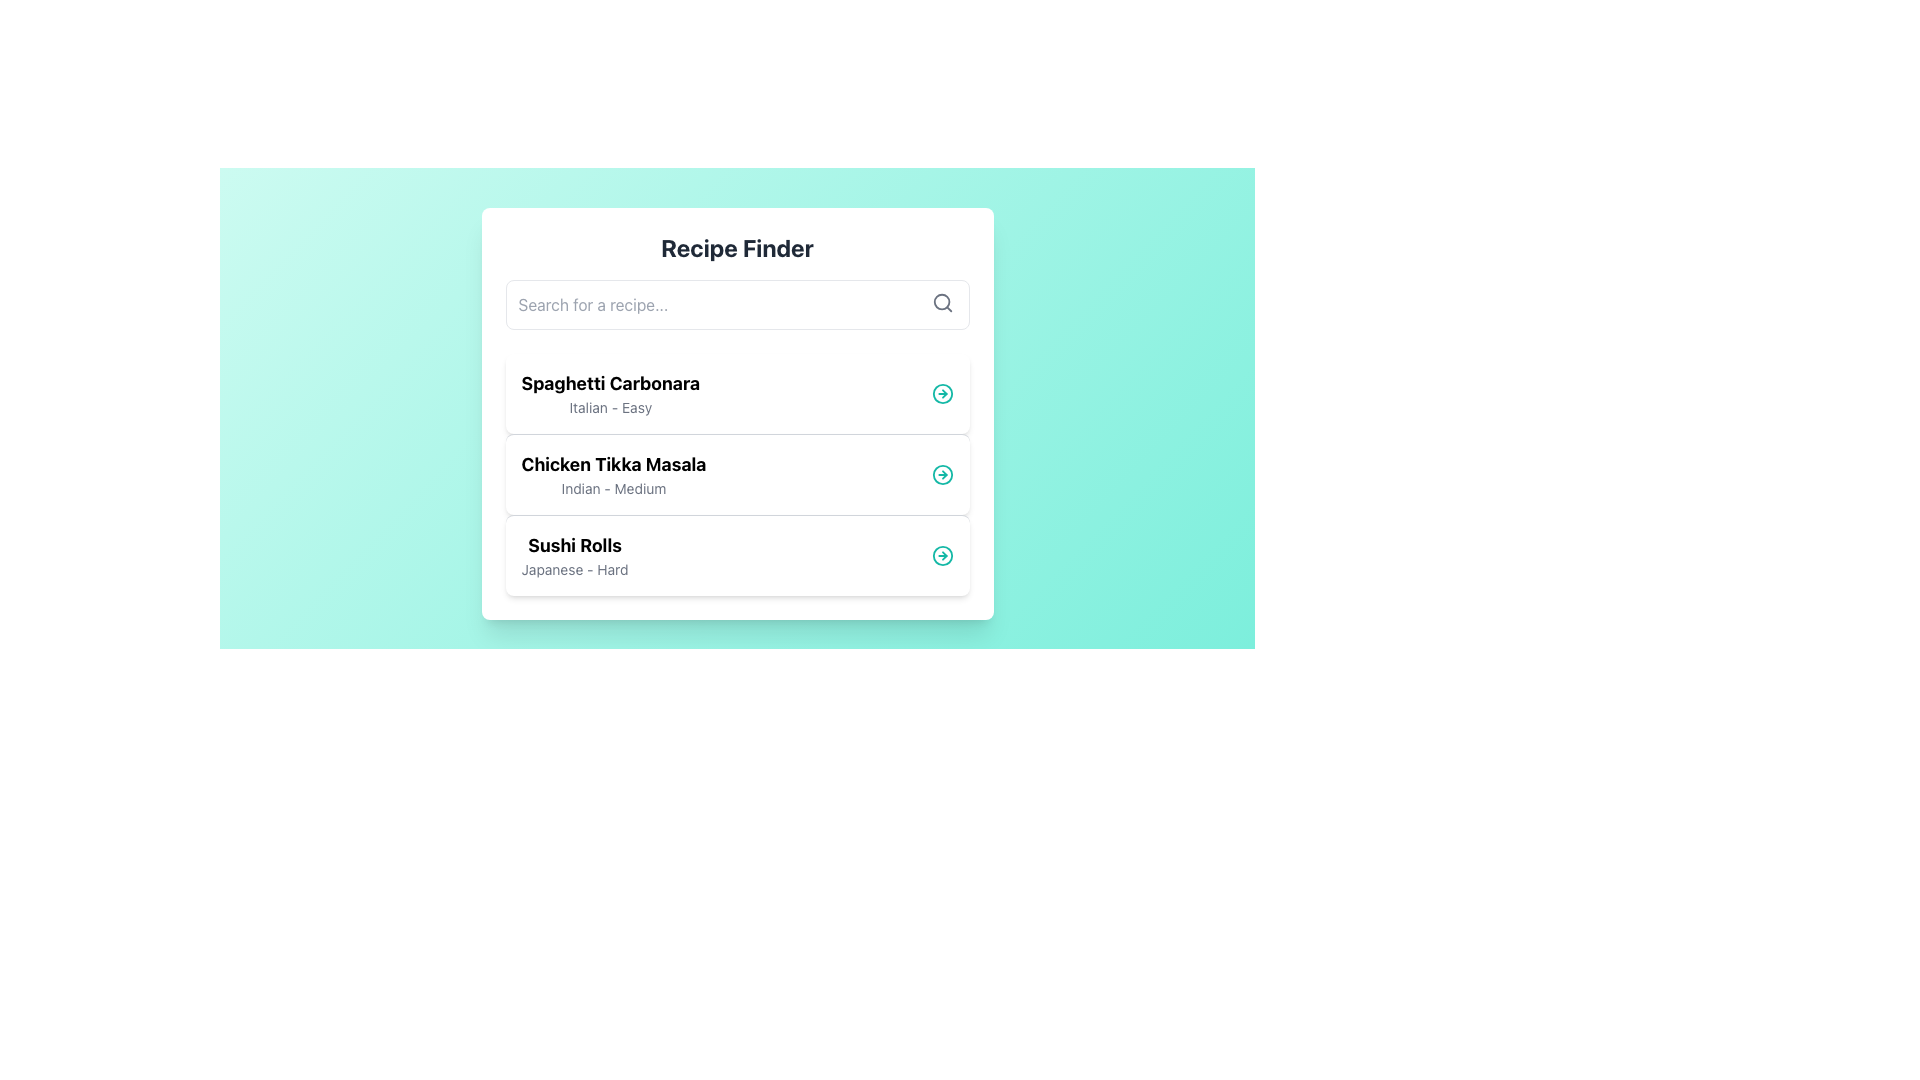 This screenshot has height=1080, width=1920. I want to click on text content of the 'Sushi Rolls' label, which is displayed in bold and large font inside a white card, located under 'Chicken Tikka Masala' in the 'Recipe Finder' section, so click(574, 546).